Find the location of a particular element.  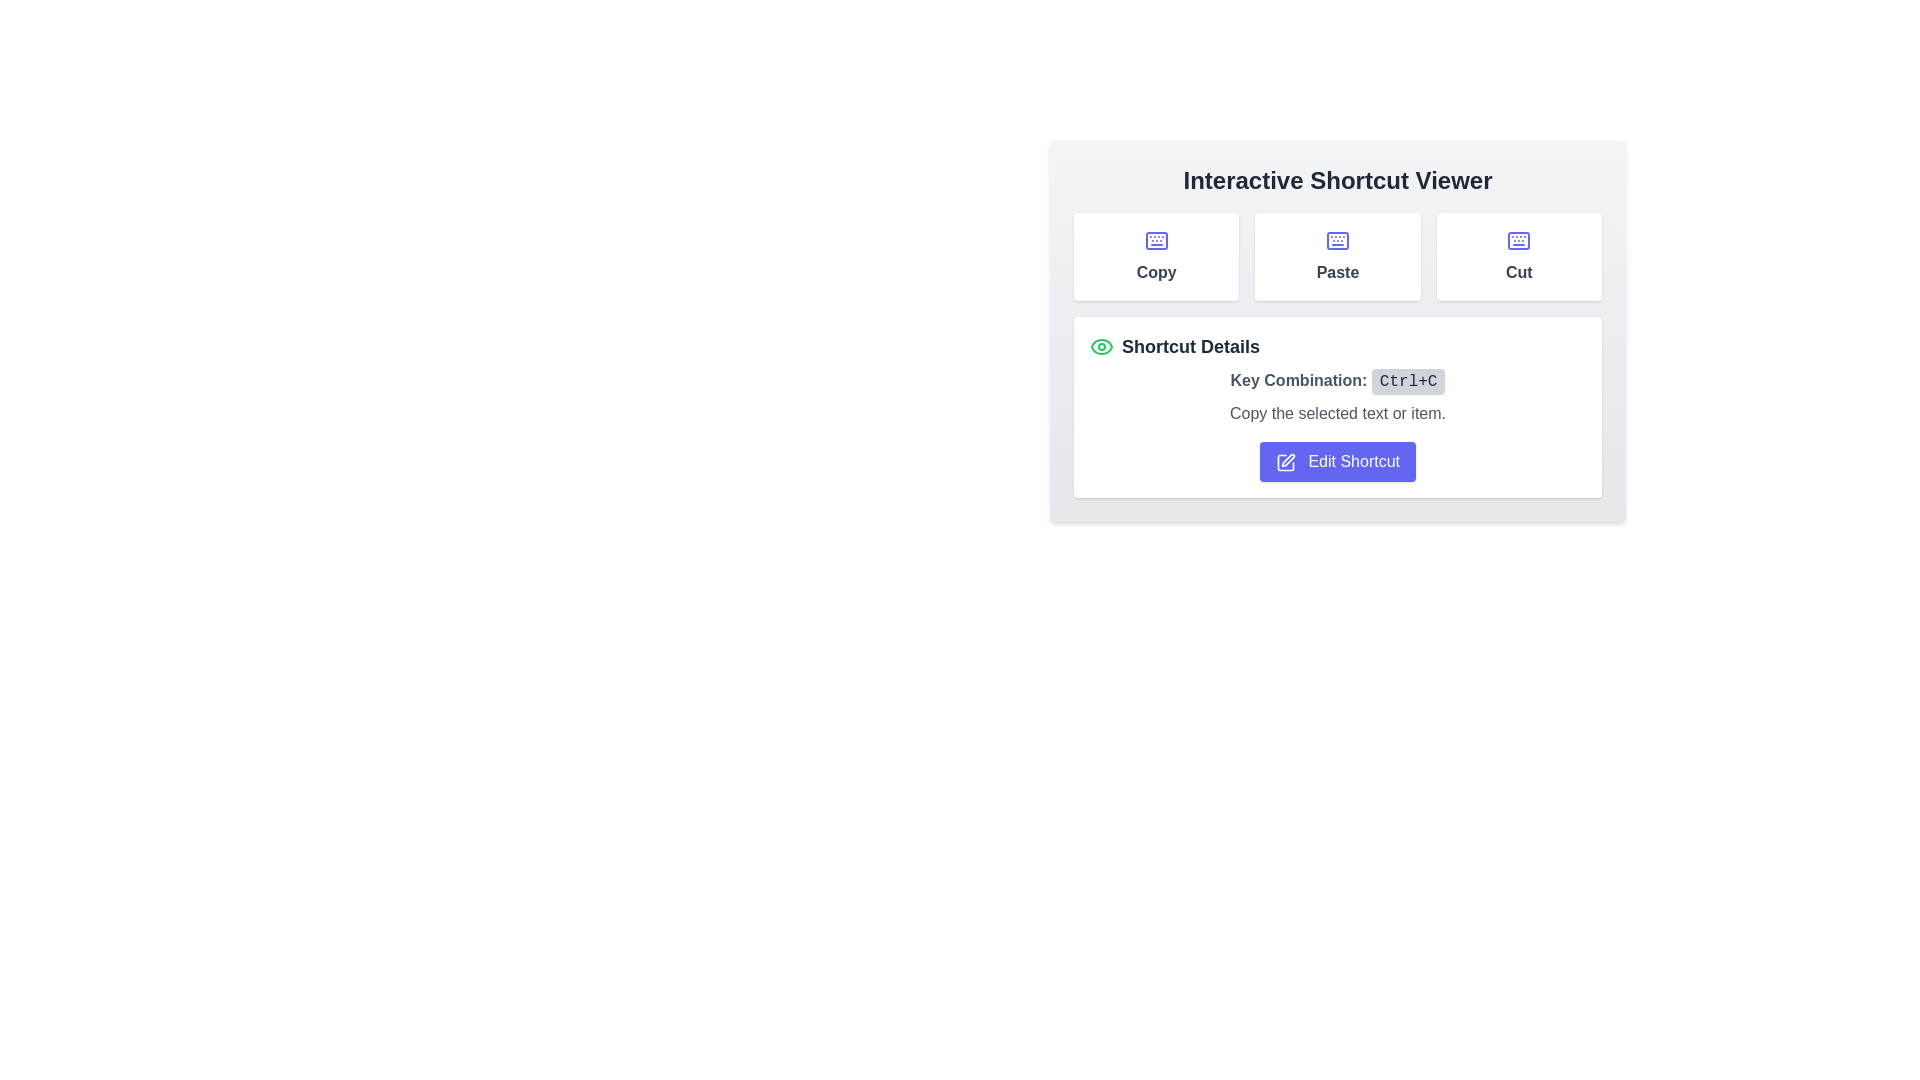

the label displaying 'Key Combination:' which is styled in a black font with a grayish tint, located in the lower half of the interface within the 'Shortcut Details' section is located at coordinates (1298, 380).